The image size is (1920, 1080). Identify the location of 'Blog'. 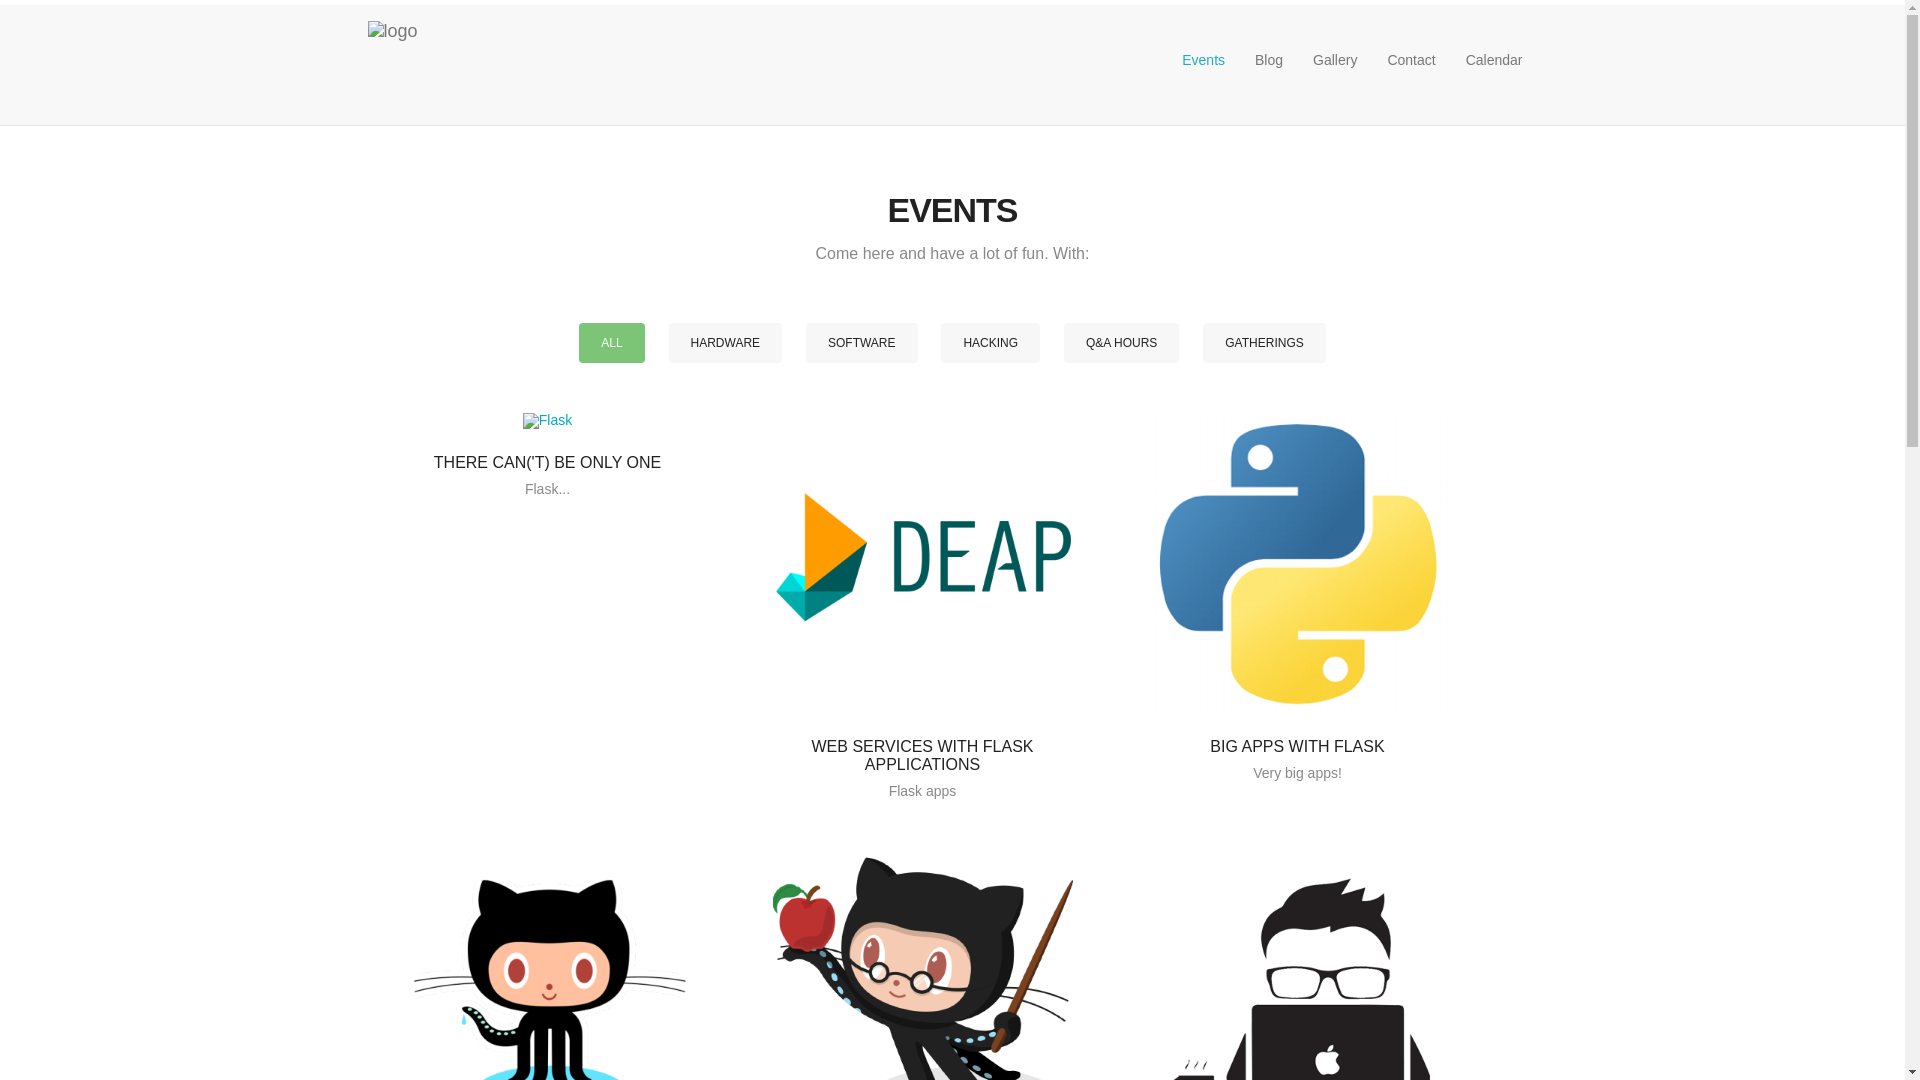
(1267, 59).